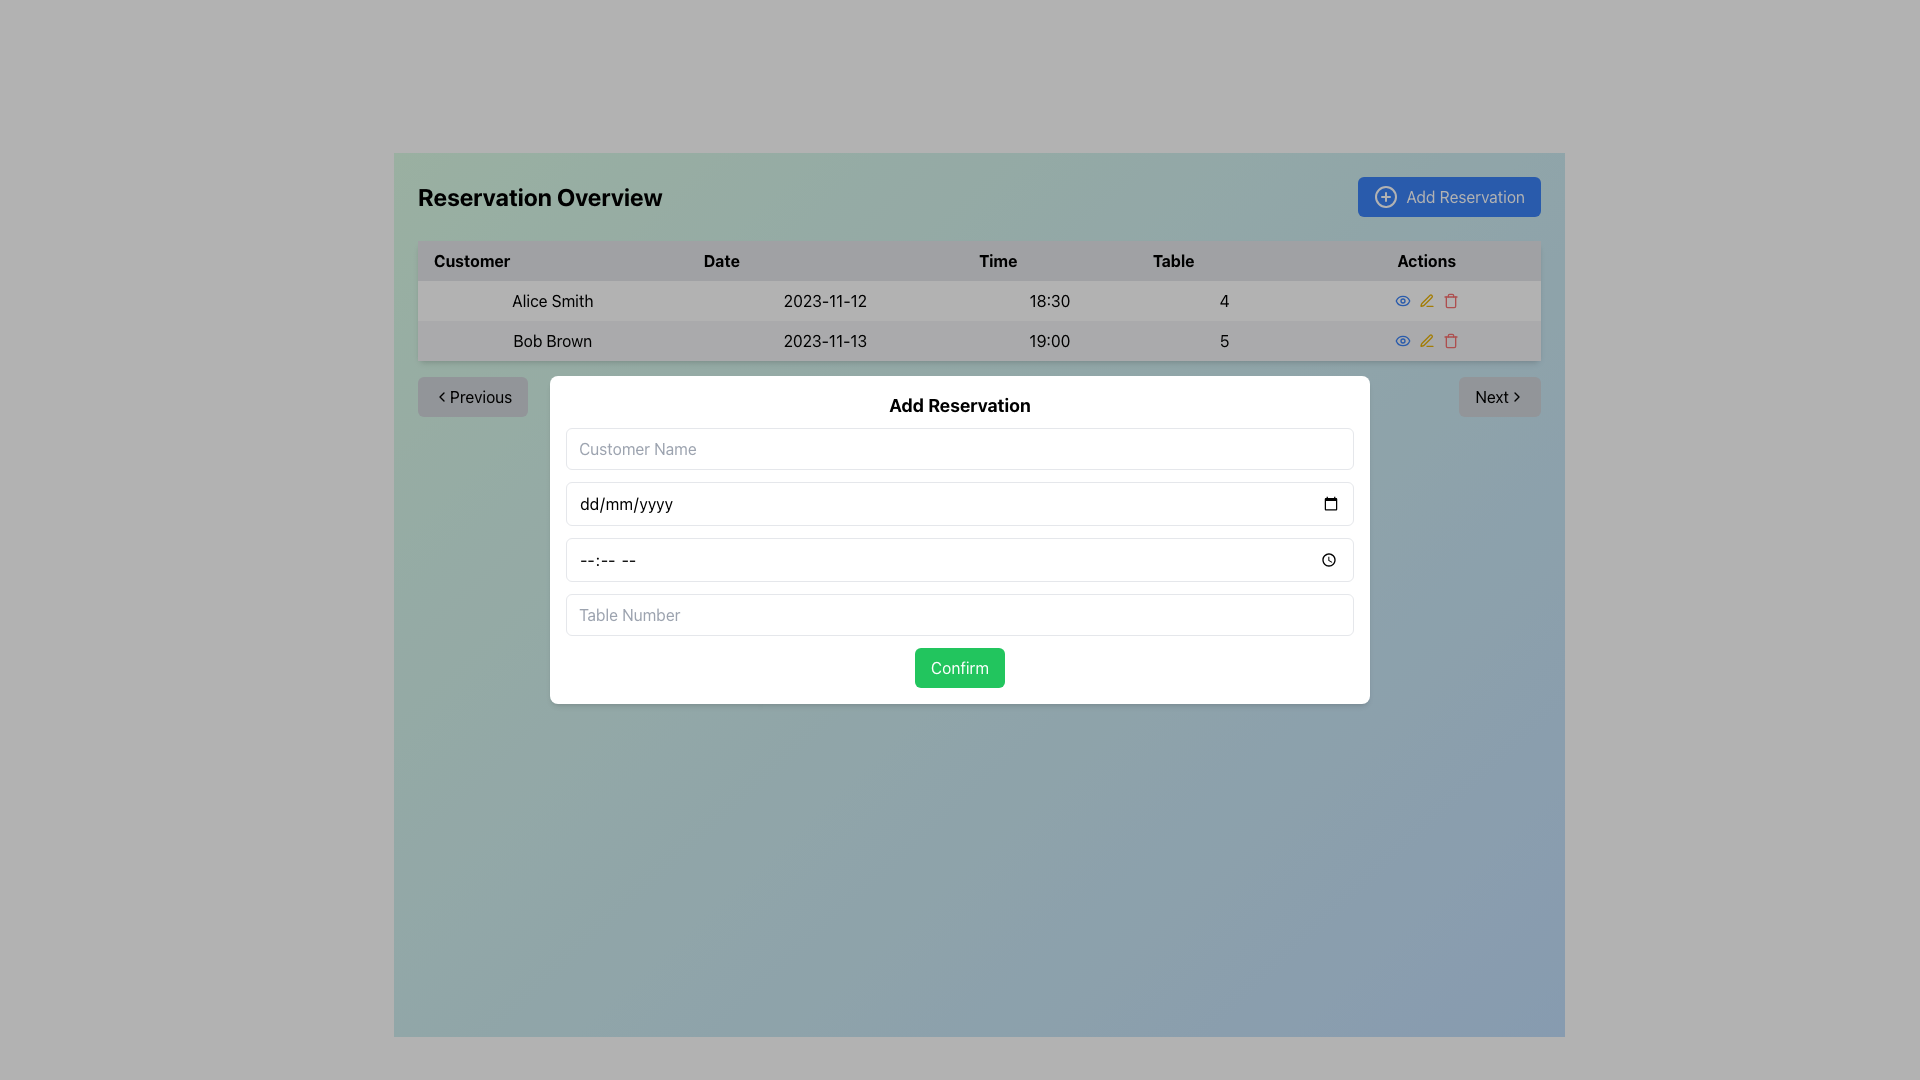 The height and width of the screenshot is (1080, 1920). I want to click on the 'Previous' button, which is a rectangular button with a light gray background and the text 'Previous', so click(472, 397).